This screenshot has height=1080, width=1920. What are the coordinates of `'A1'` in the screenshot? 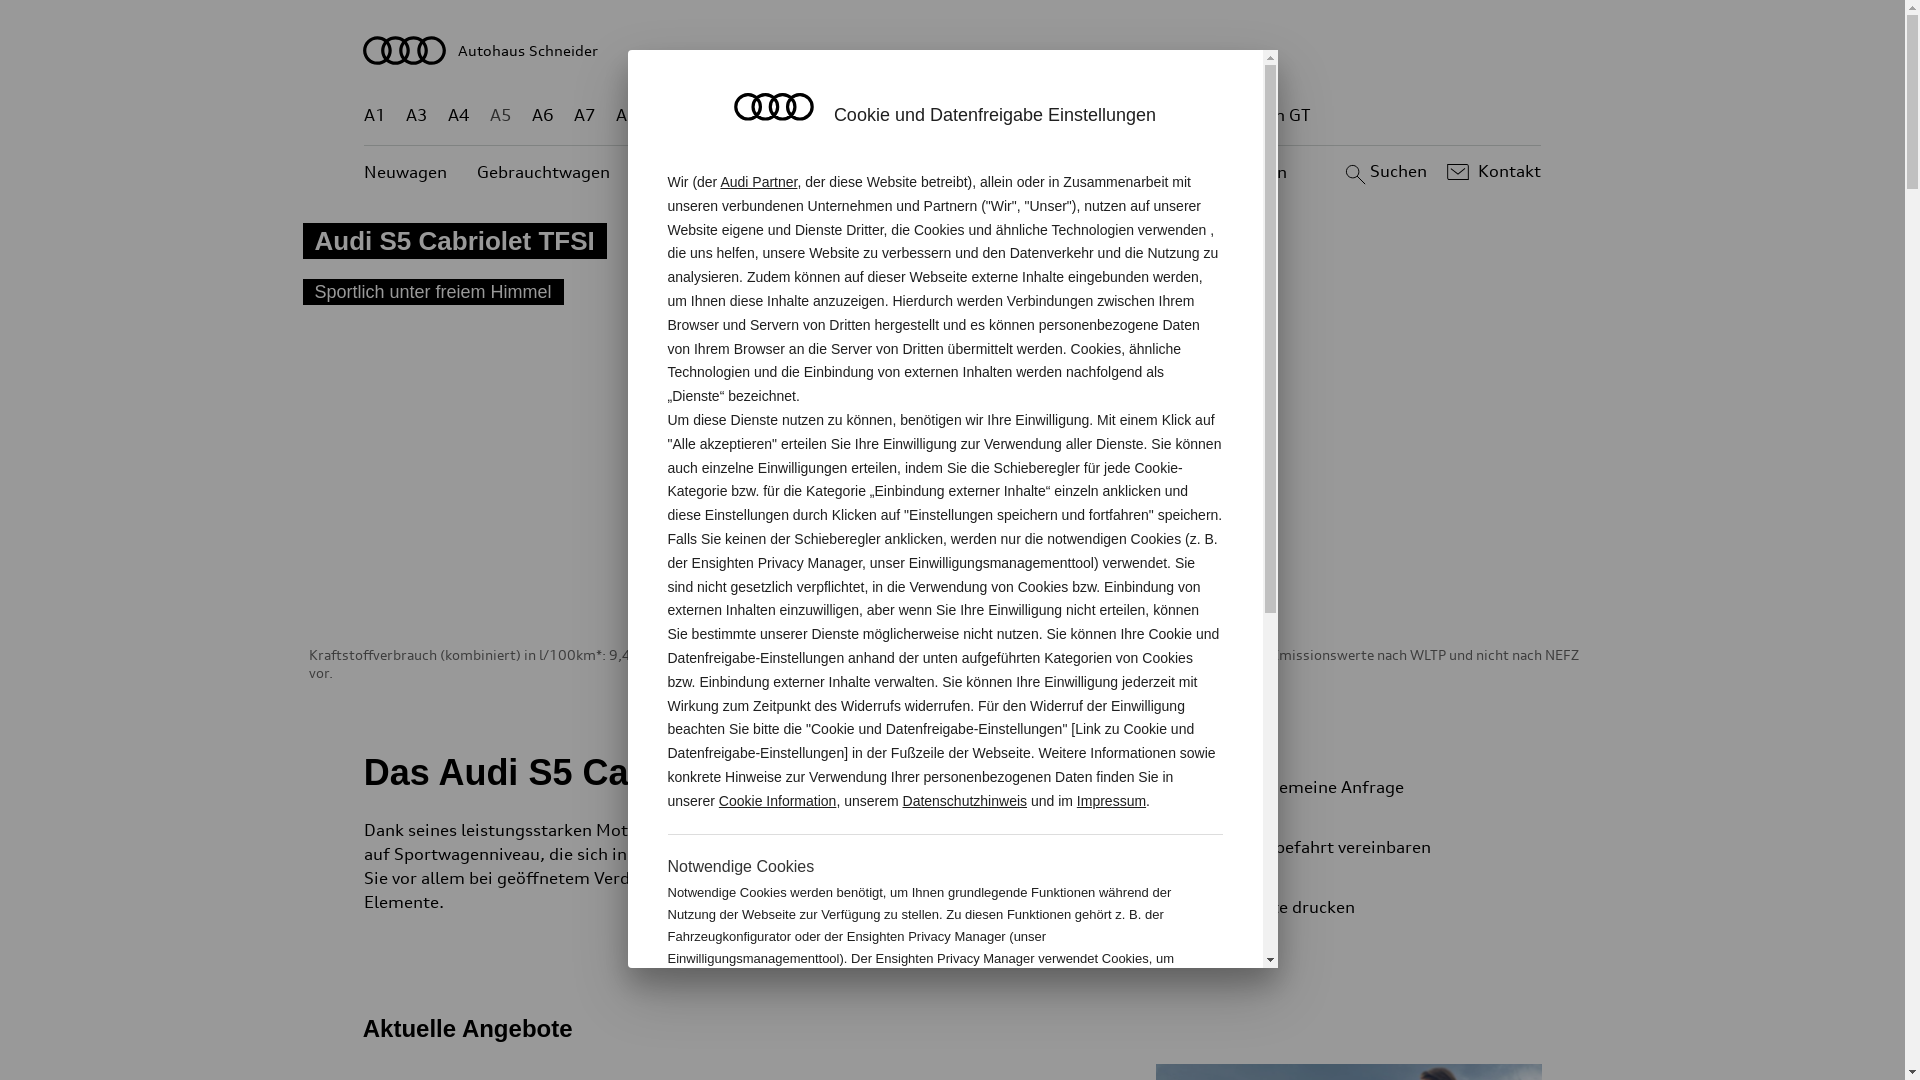 It's located at (374, 115).